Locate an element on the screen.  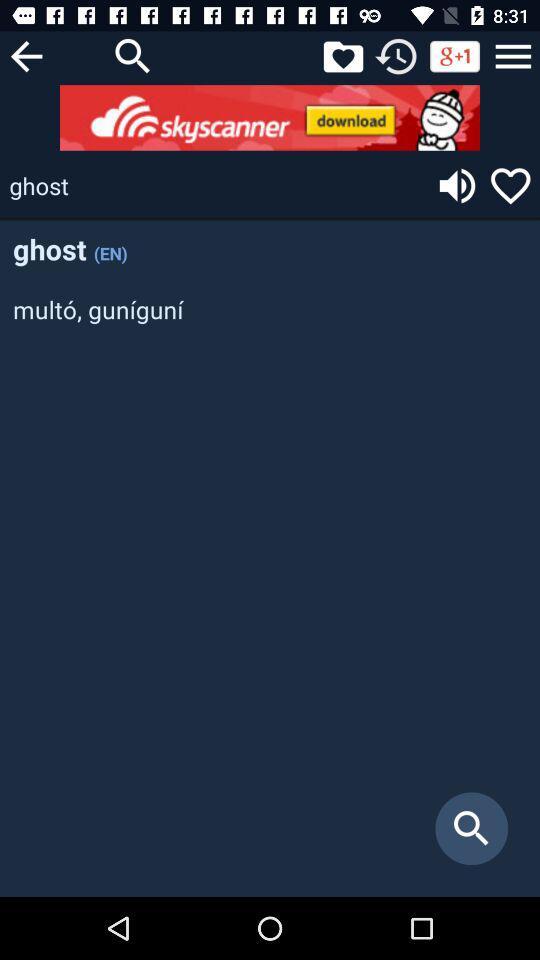
download sky scanner app is located at coordinates (270, 117).